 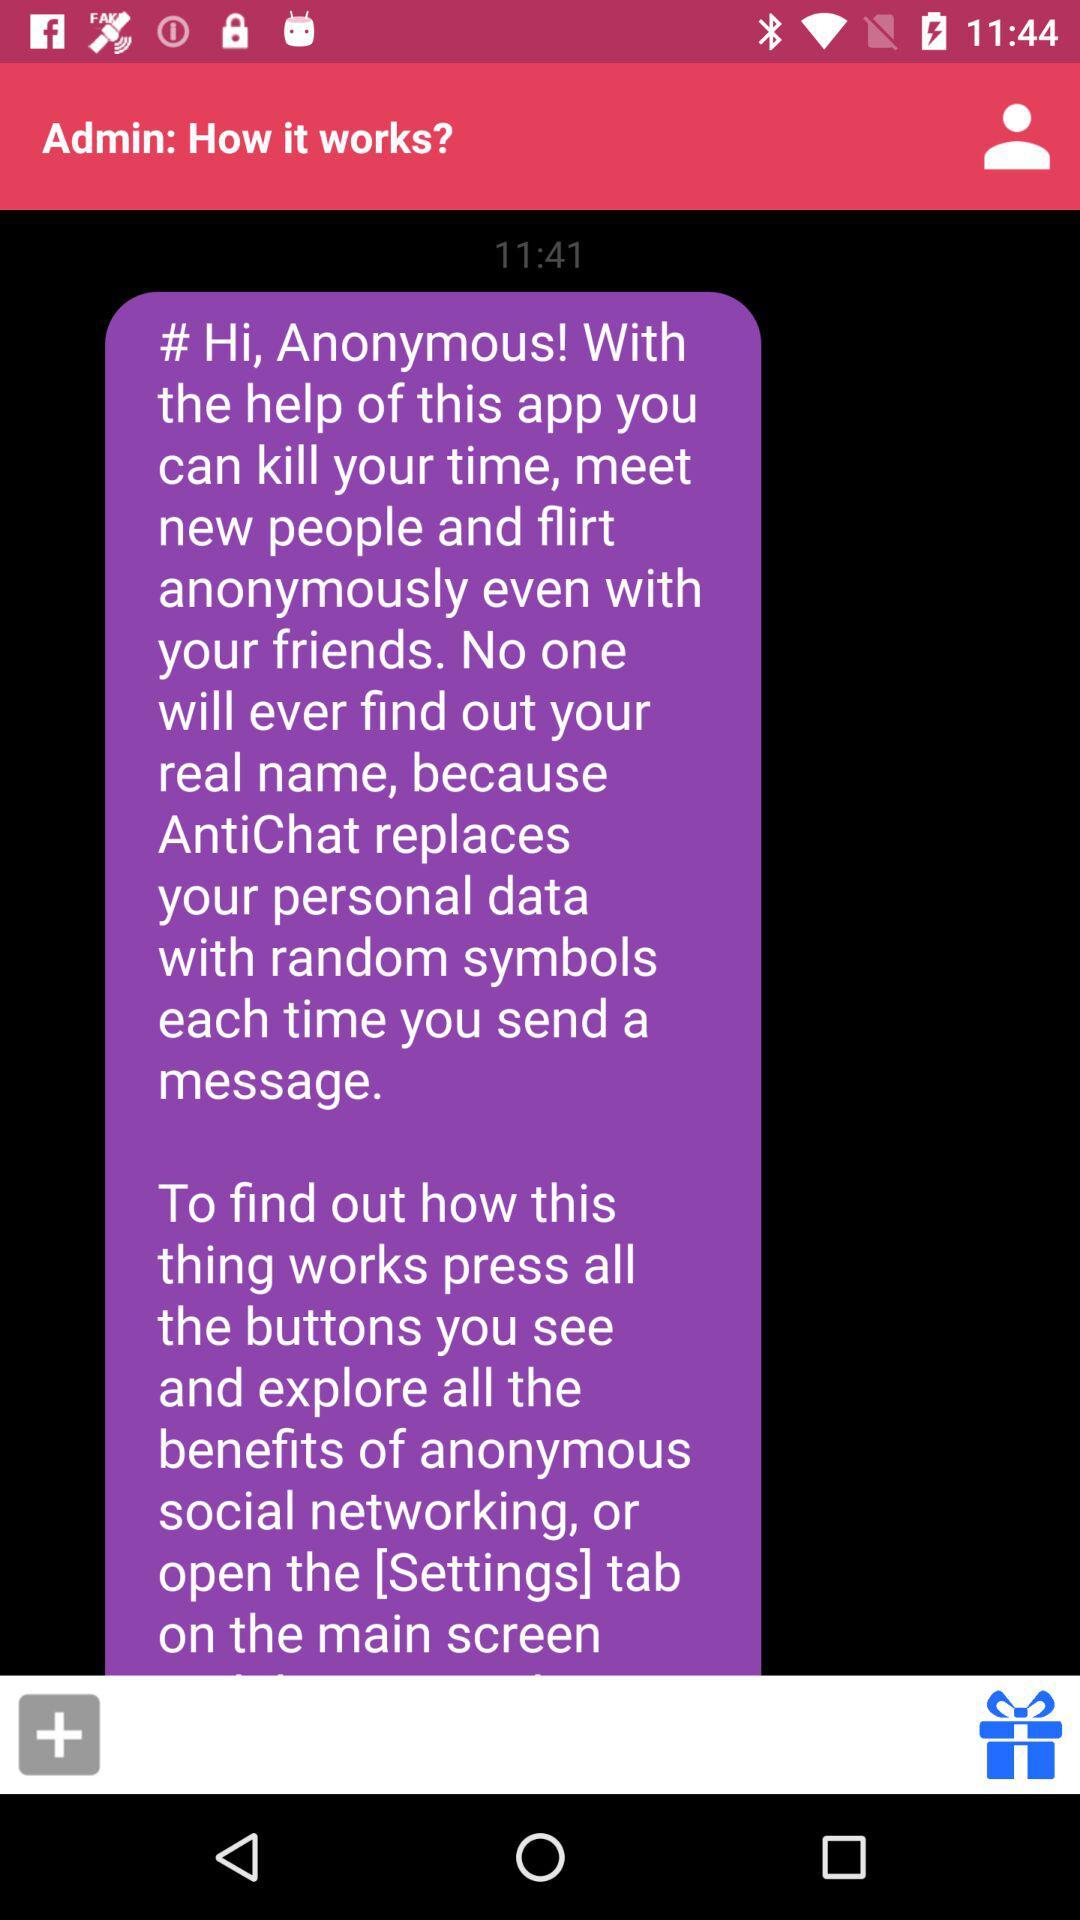 I want to click on the gift icon, so click(x=1020, y=1733).